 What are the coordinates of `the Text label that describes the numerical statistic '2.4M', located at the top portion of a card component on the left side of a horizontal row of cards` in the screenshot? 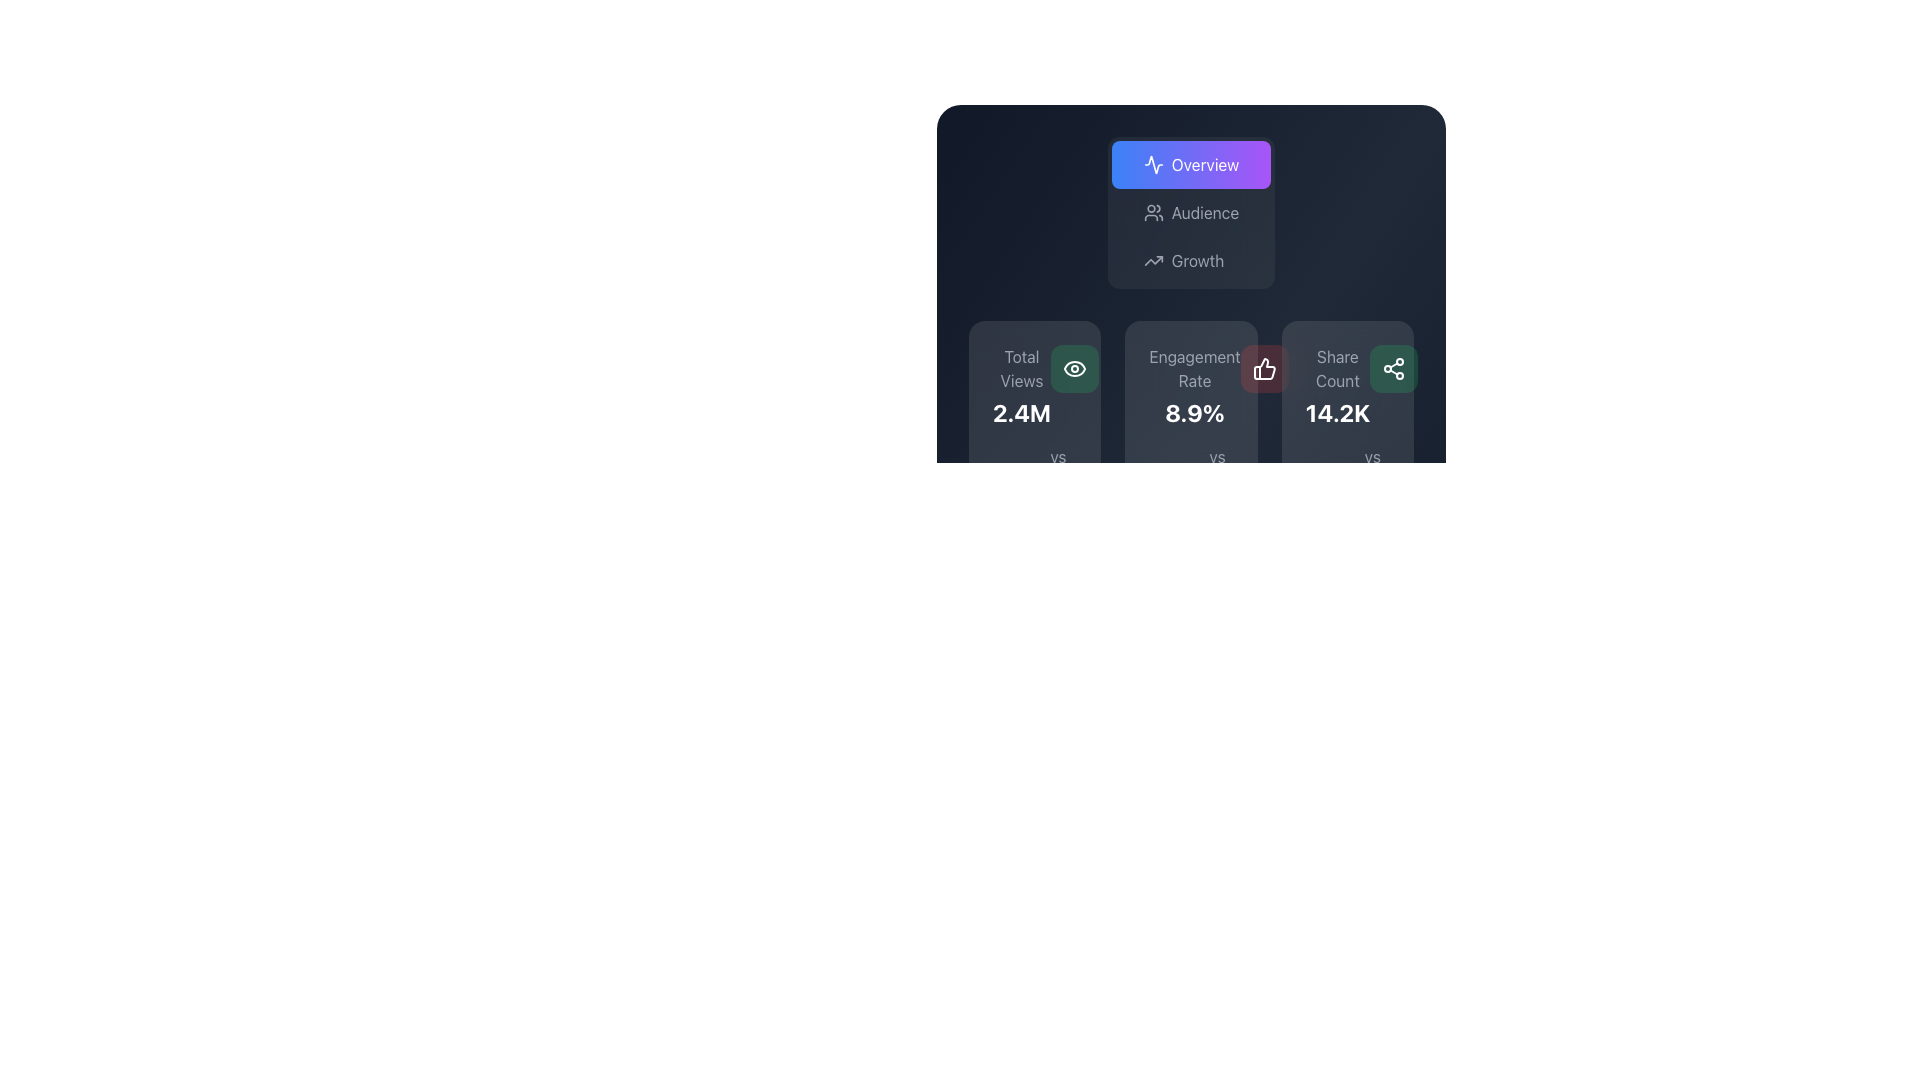 It's located at (1022, 369).